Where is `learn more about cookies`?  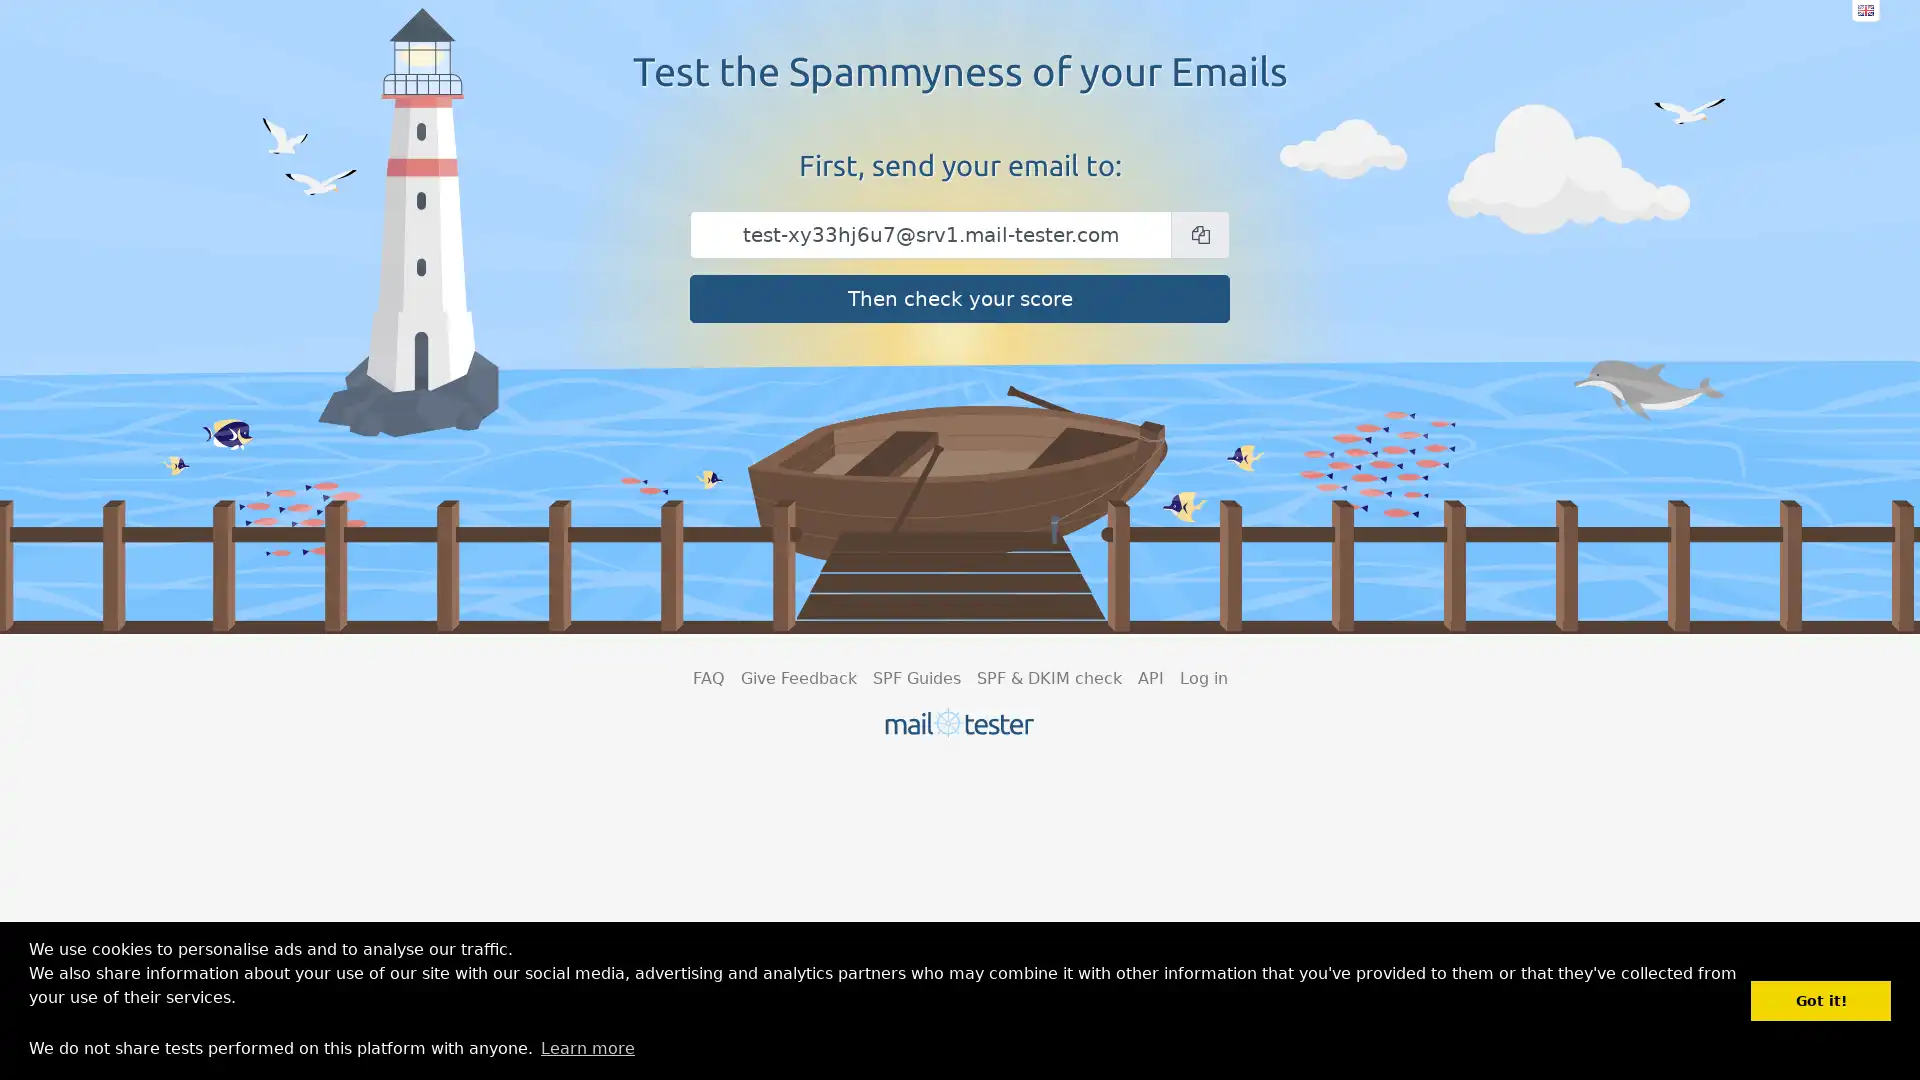 learn more about cookies is located at coordinates (586, 1047).